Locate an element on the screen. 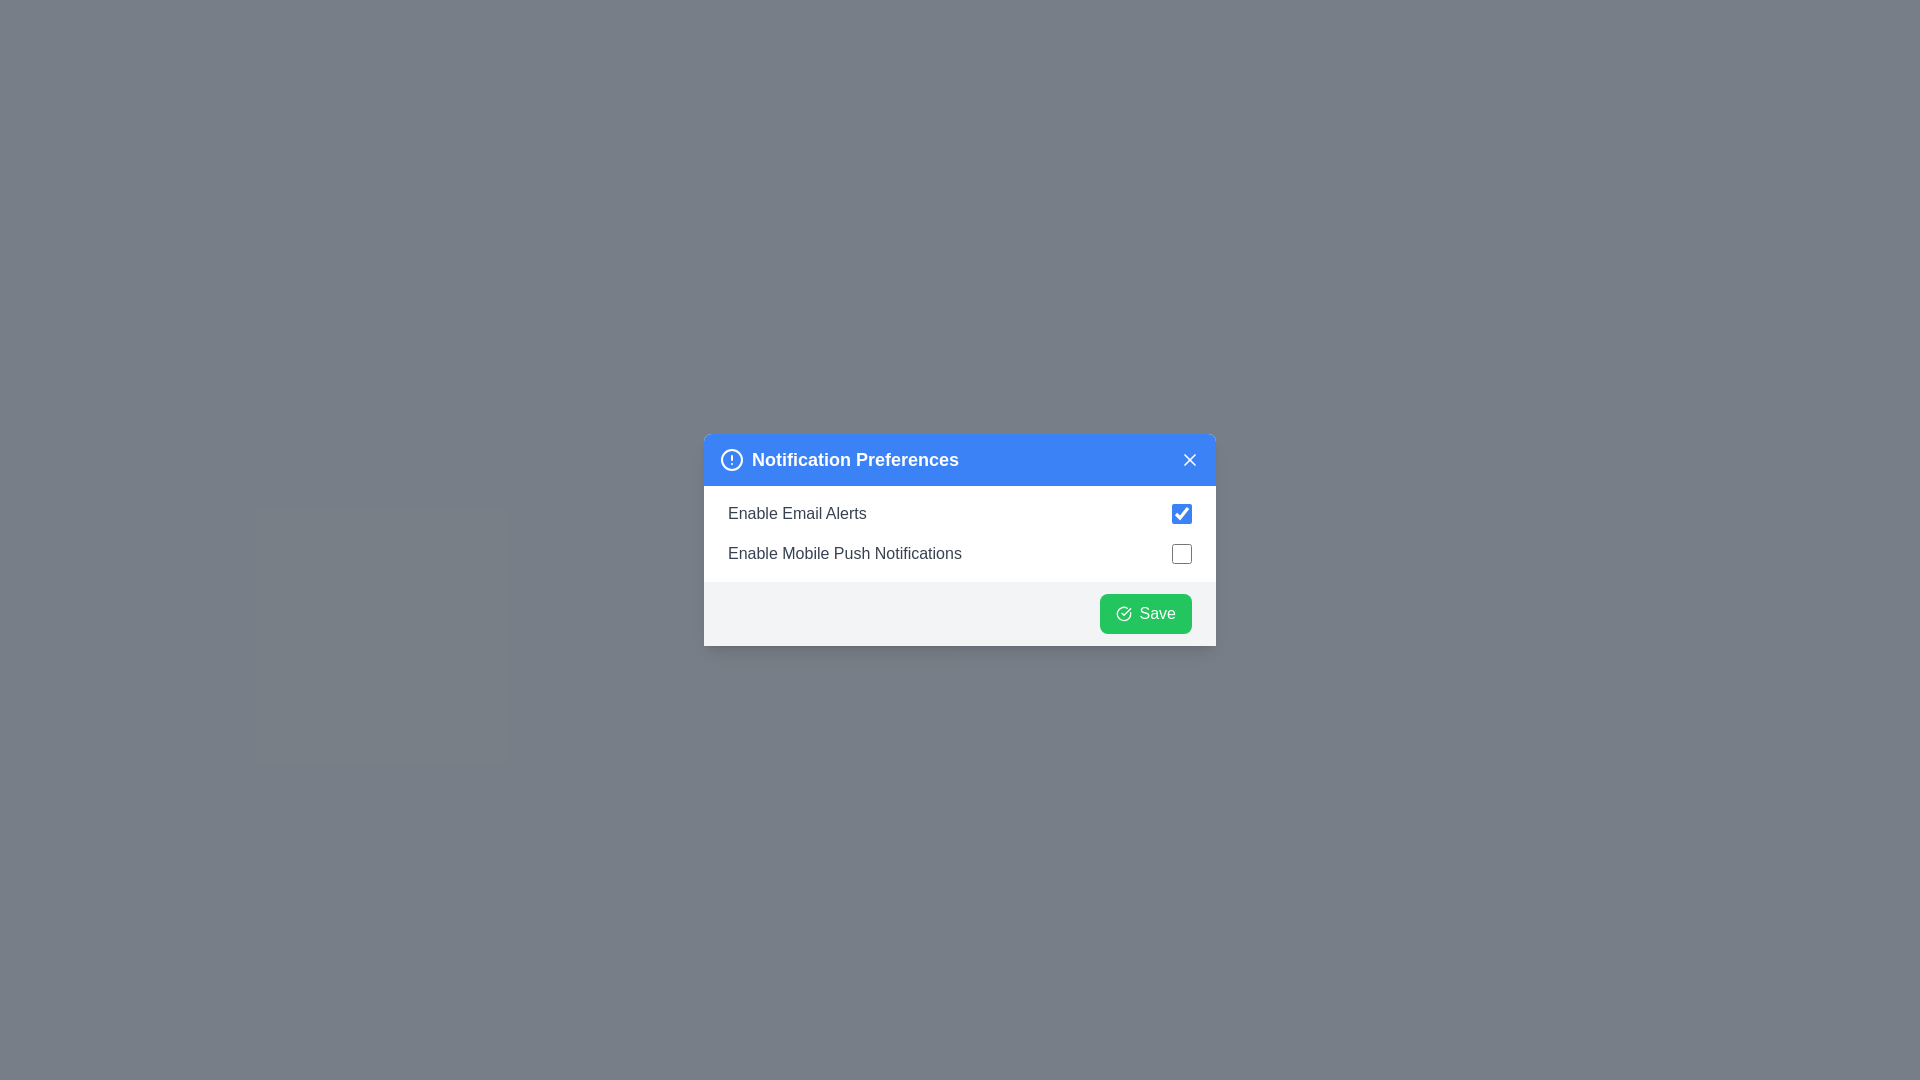 The height and width of the screenshot is (1080, 1920). the close icon located at the top-right corner of the modal is located at coordinates (1190, 459).